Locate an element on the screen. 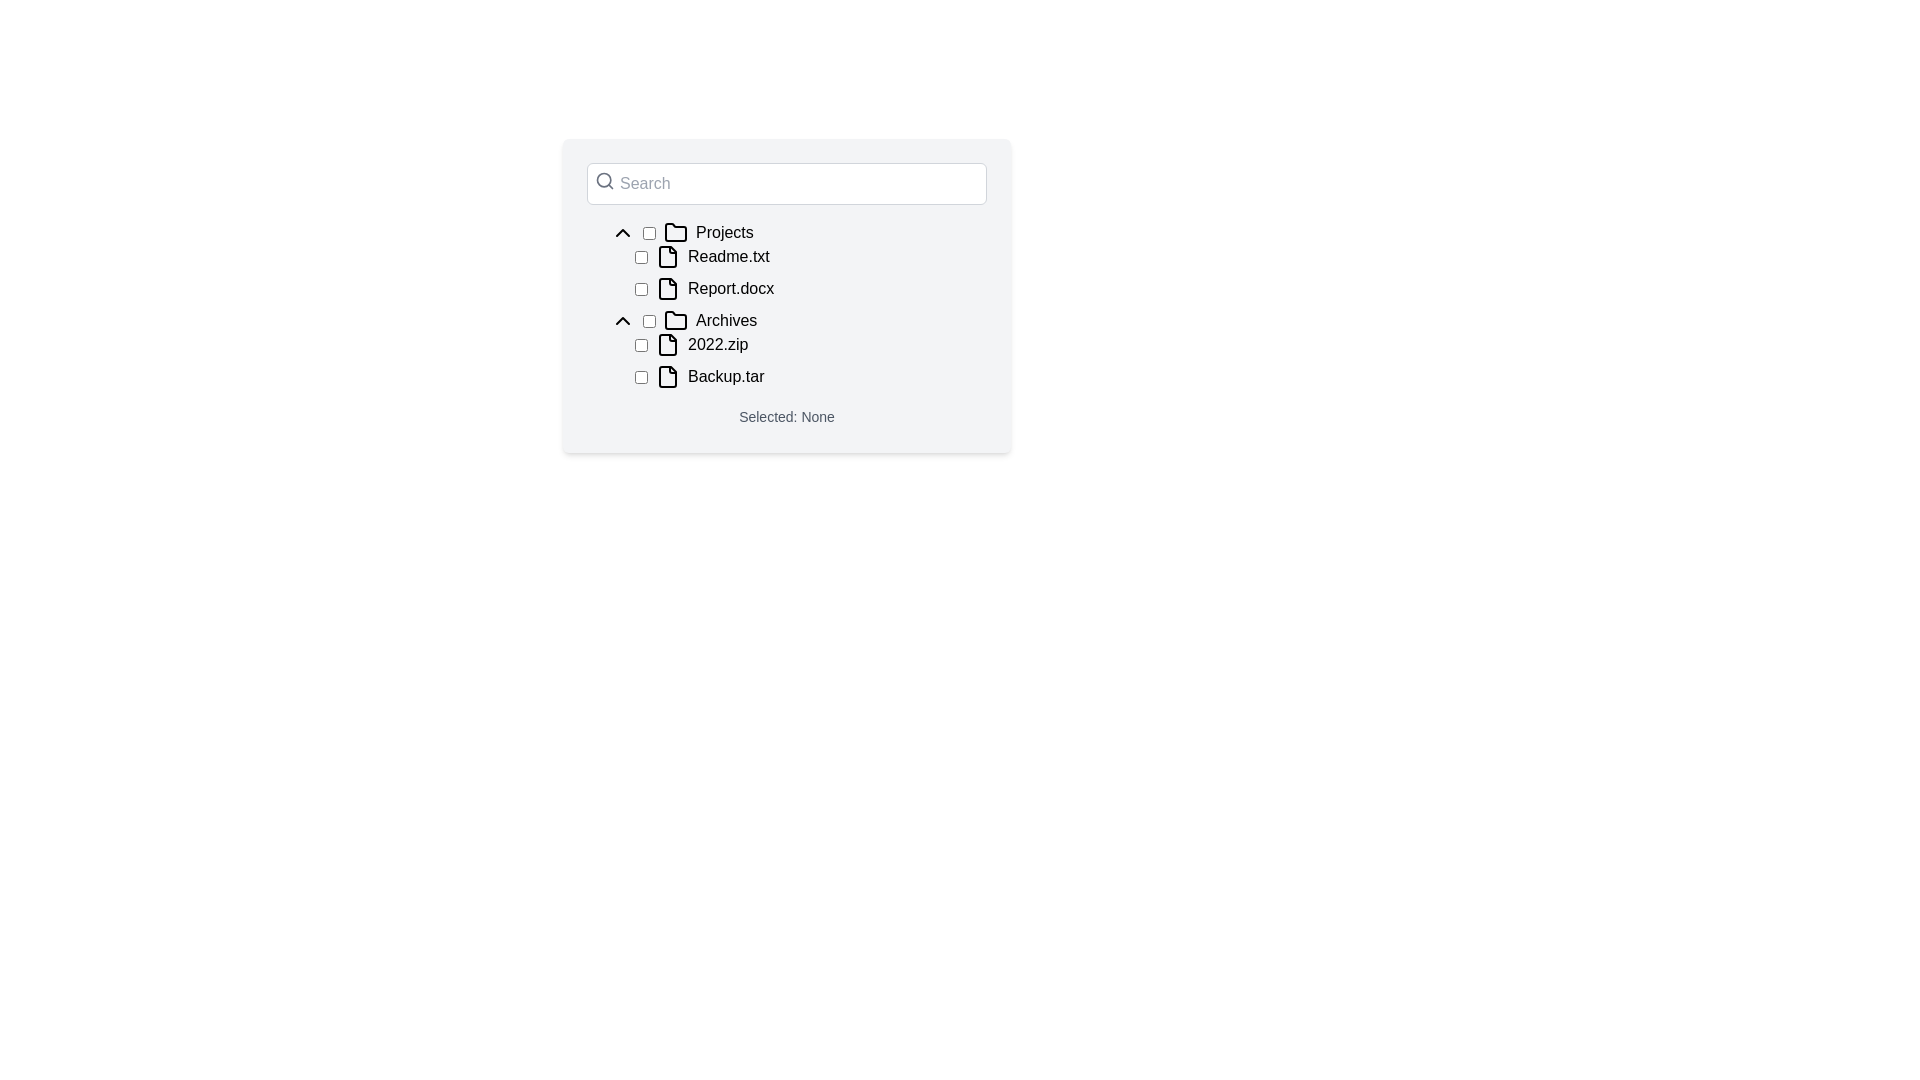  the Dropdown toggle icon located at the top left of the 'Projects' header is located at coordinates (622, 231).